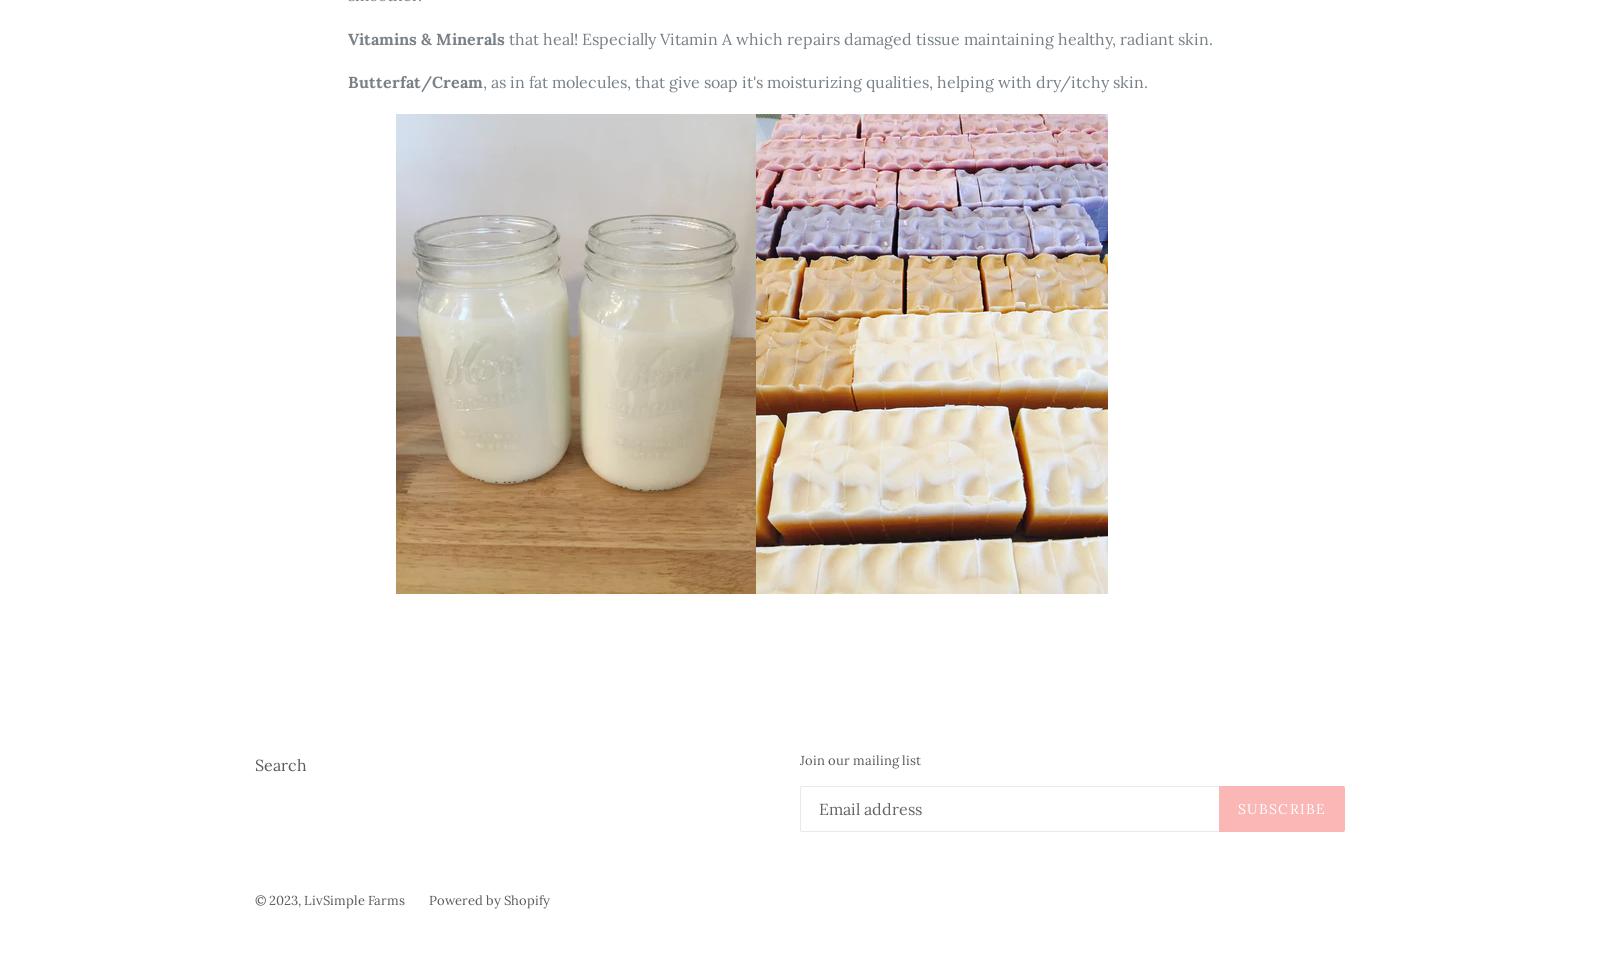 This screenshot has height=965, width=1600. Describe the element at coordinates (280, 763) in the screenshot. I see `'Search'` at that location.